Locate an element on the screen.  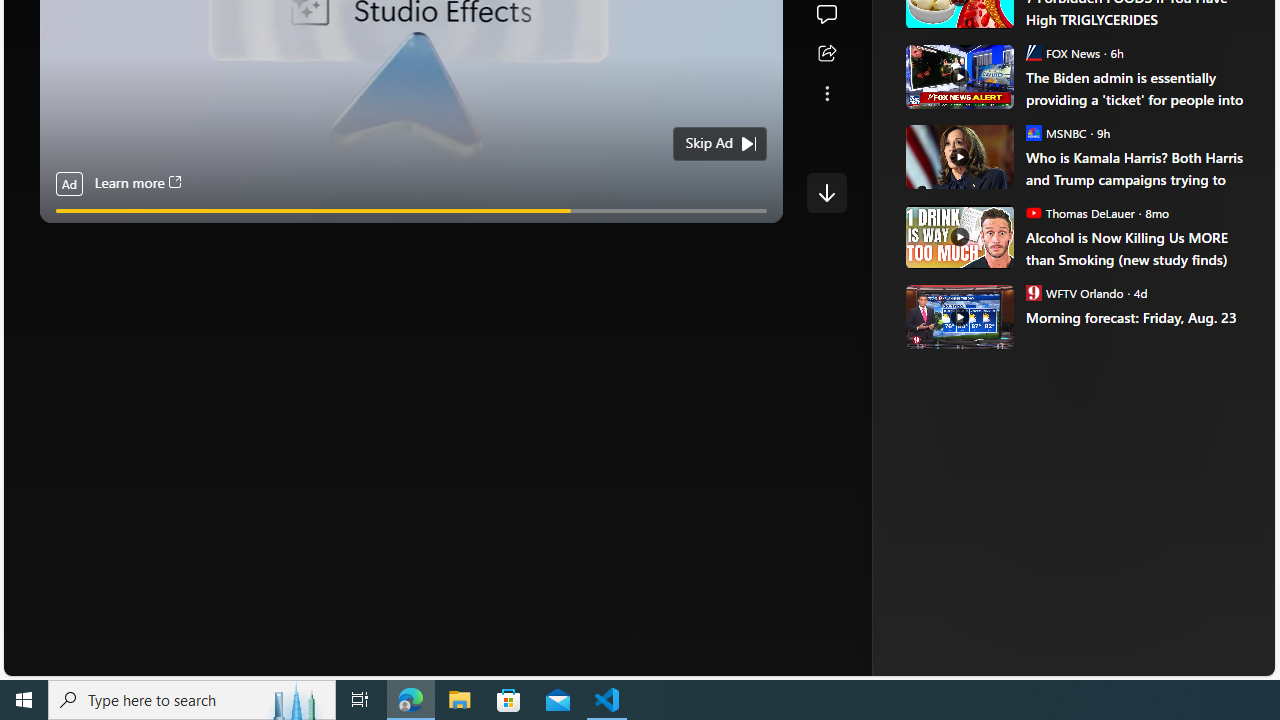
'MSNBC' is located at coordinates (1033, 132).